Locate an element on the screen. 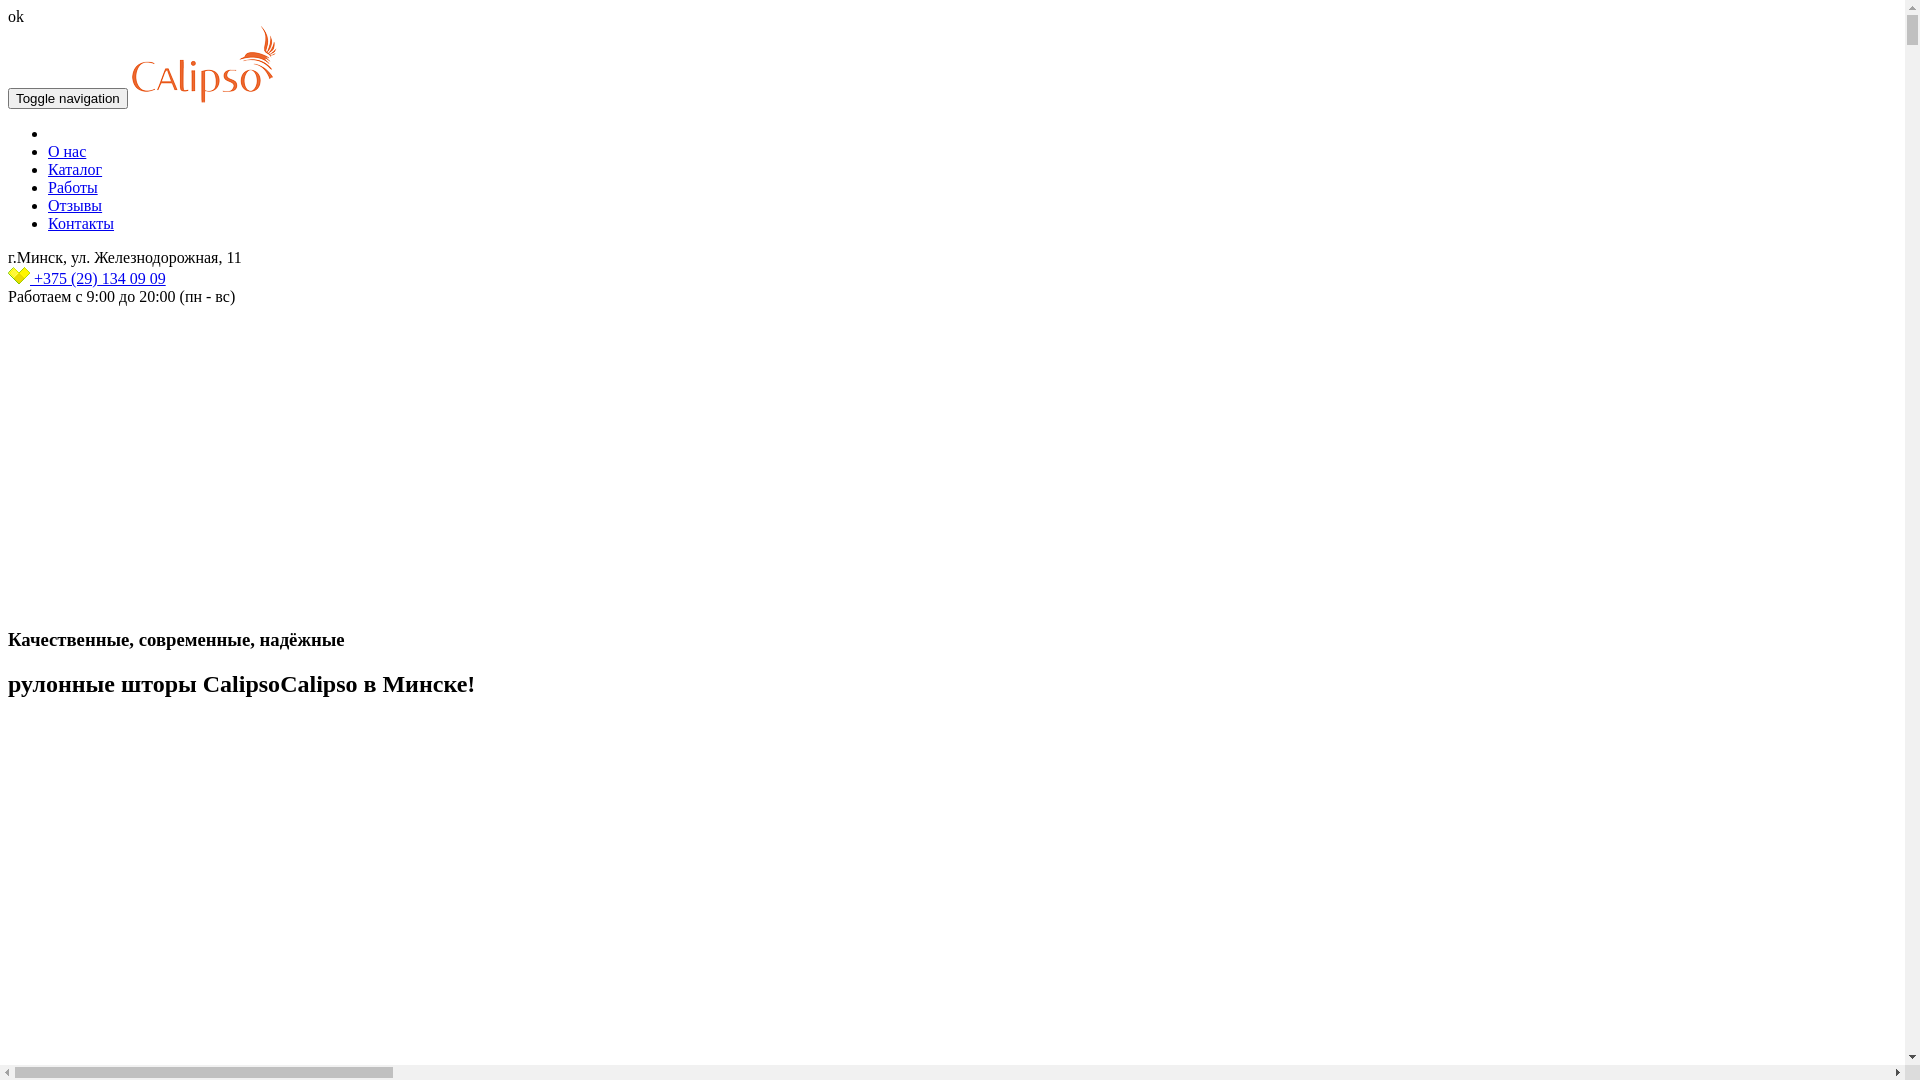  'Toggle navigation' is located at coordinates (67, 98).